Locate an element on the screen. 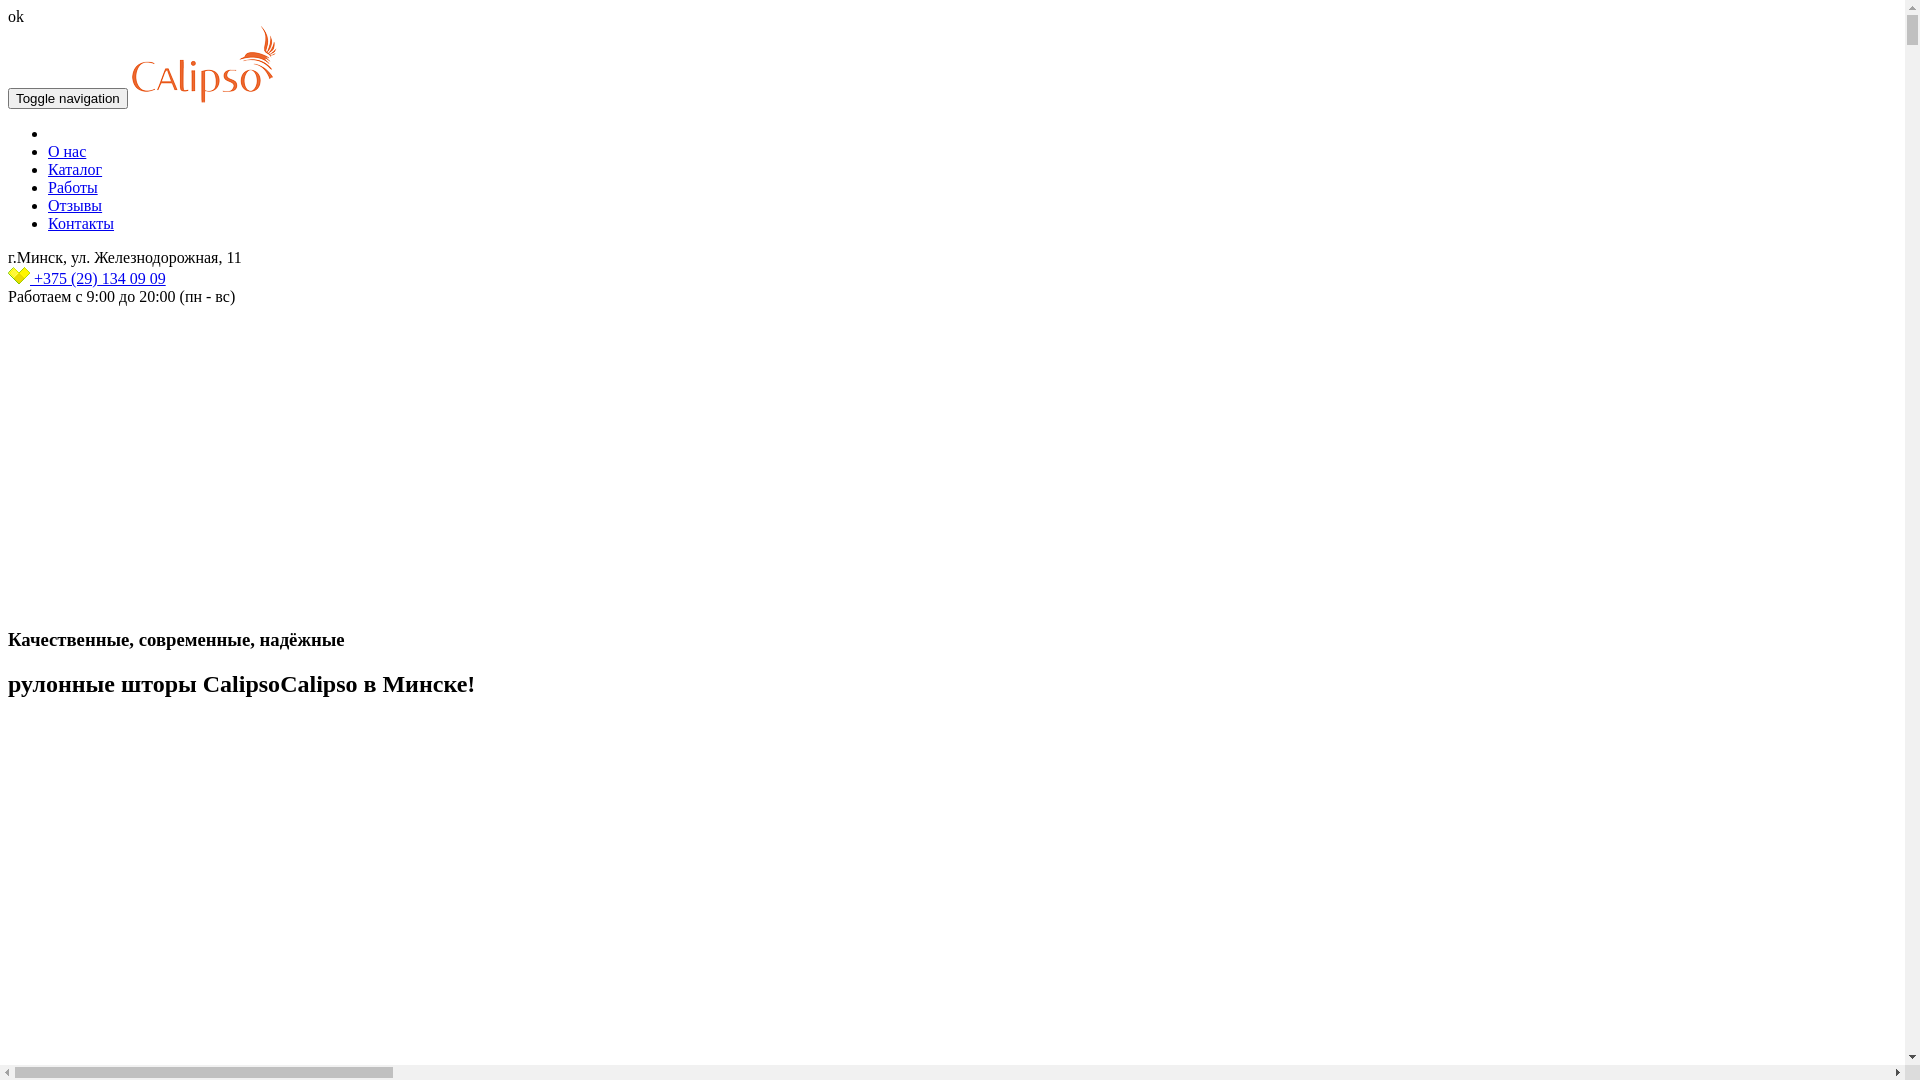  'Toggle navigation' is located at coordinates (67, 98).